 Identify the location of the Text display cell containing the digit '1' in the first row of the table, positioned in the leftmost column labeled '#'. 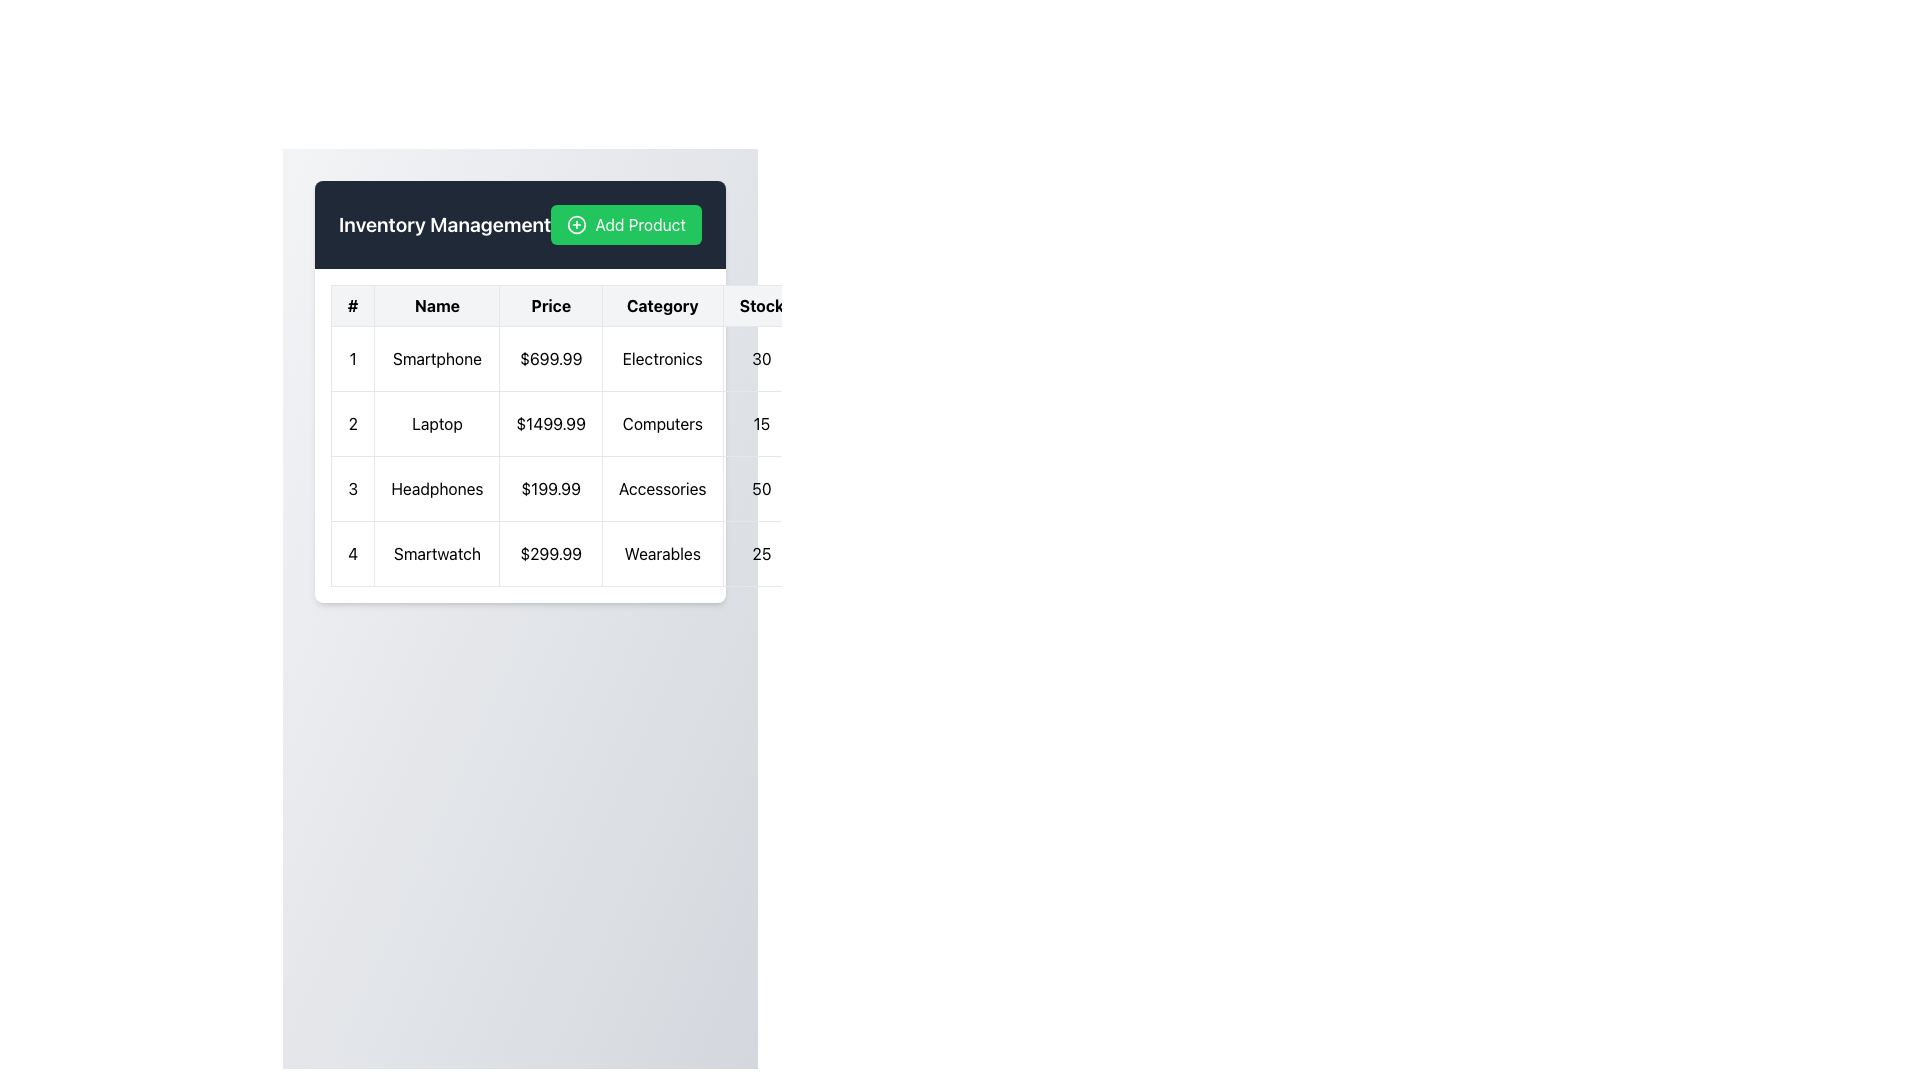
(353, 357).